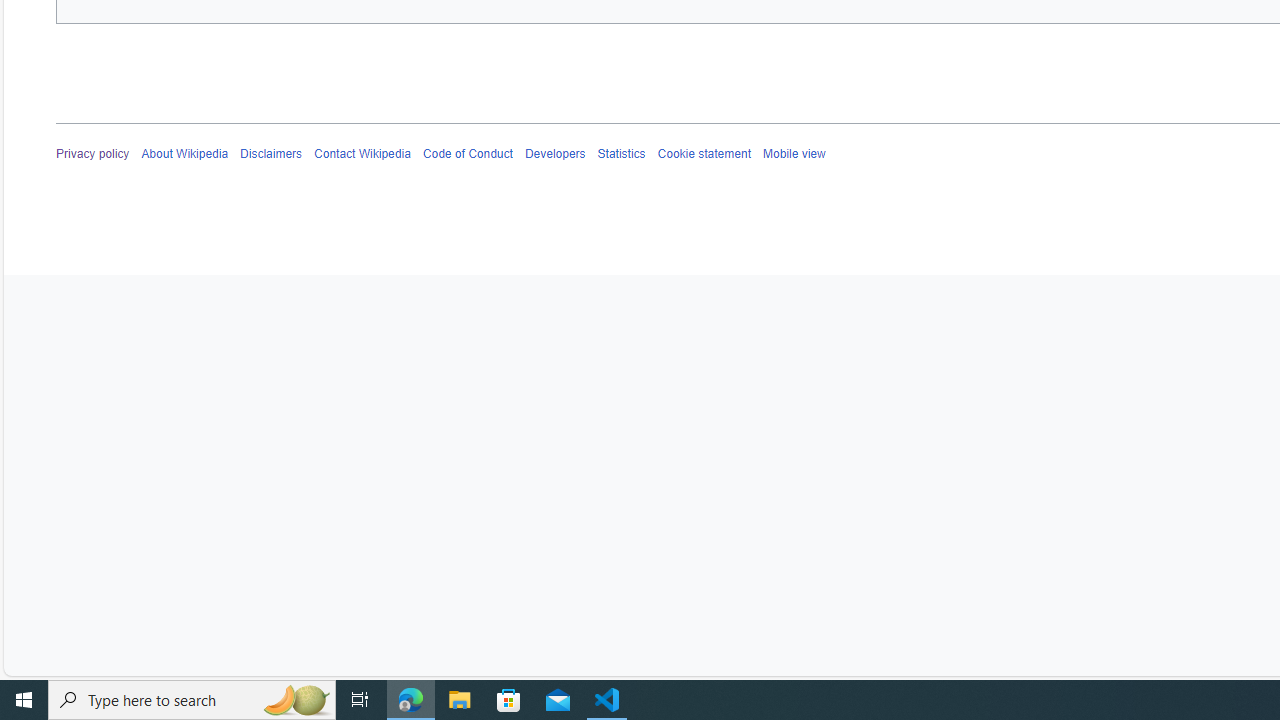  What do you see at coordinates (554, 153) in the screenshot?
I see `'Developers'` at bounding box center [554, 153].